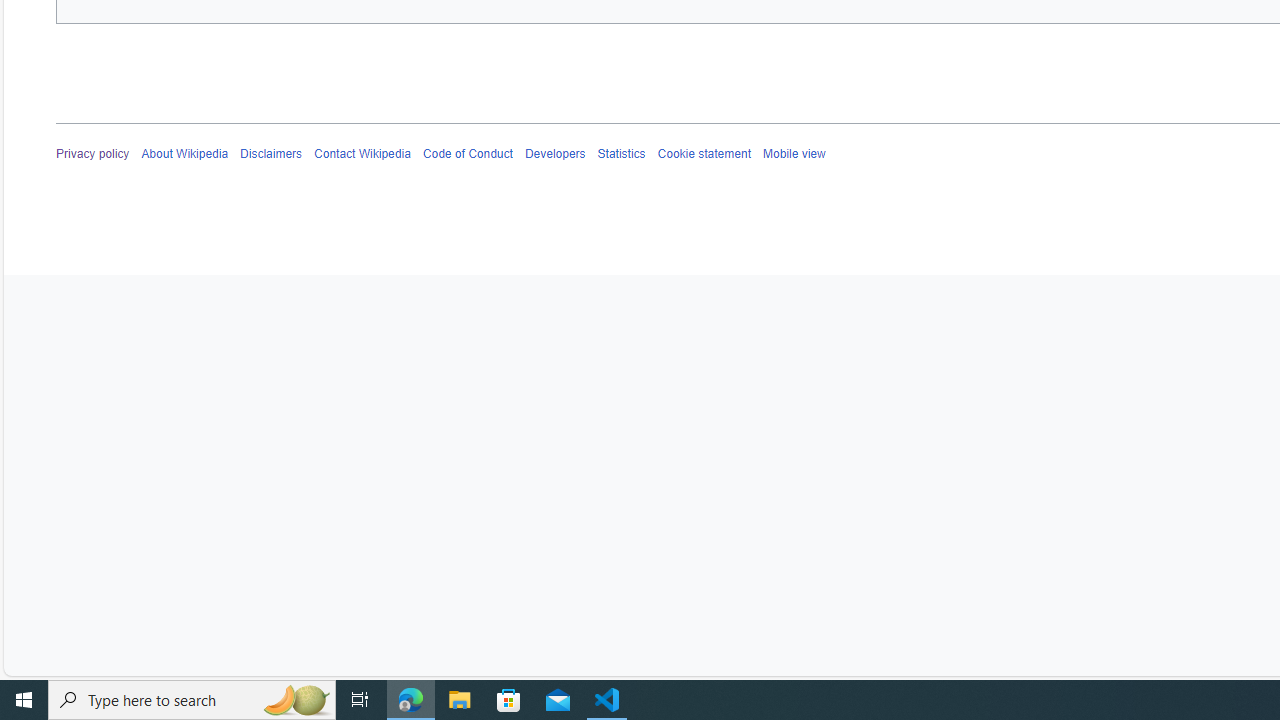  What do you see at coordinates (554, 153) in the screenshot?
I see `'Developers'` at bounding box center [554, 153].